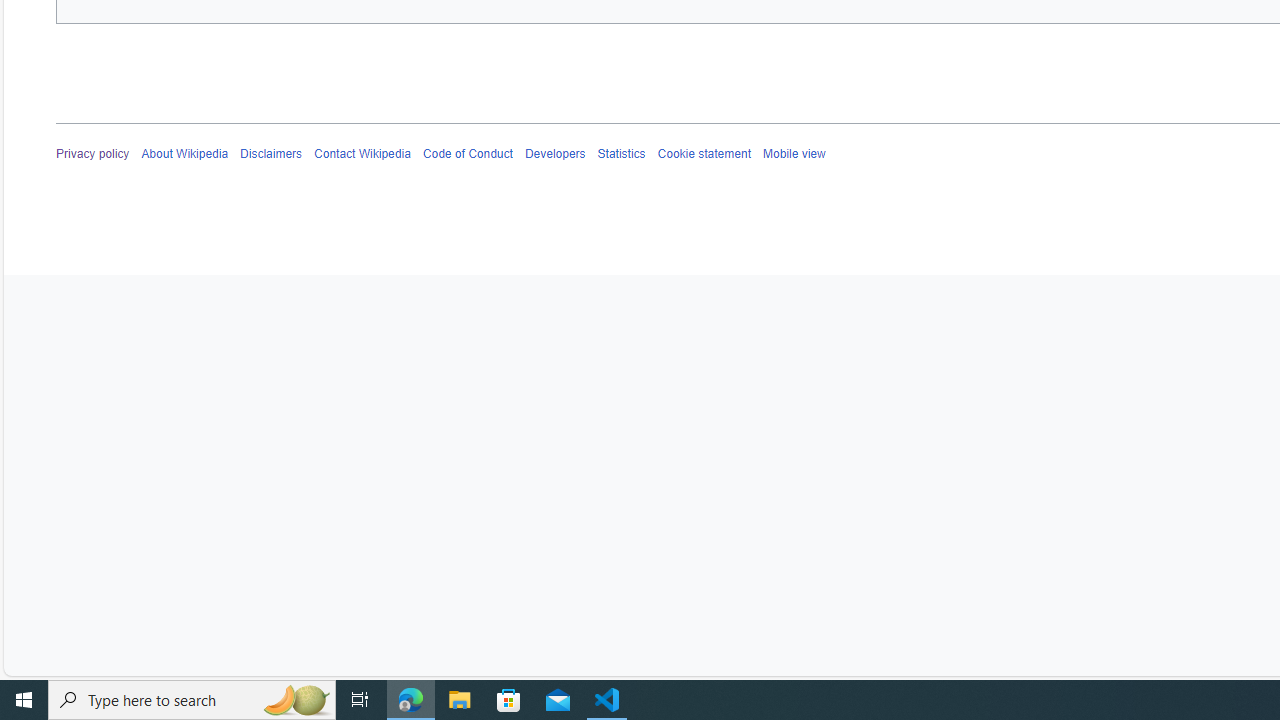  What do you see at coordinates (554, 153) in the screenshot?
I see `'Developers'` at bounding box center [554, 153].